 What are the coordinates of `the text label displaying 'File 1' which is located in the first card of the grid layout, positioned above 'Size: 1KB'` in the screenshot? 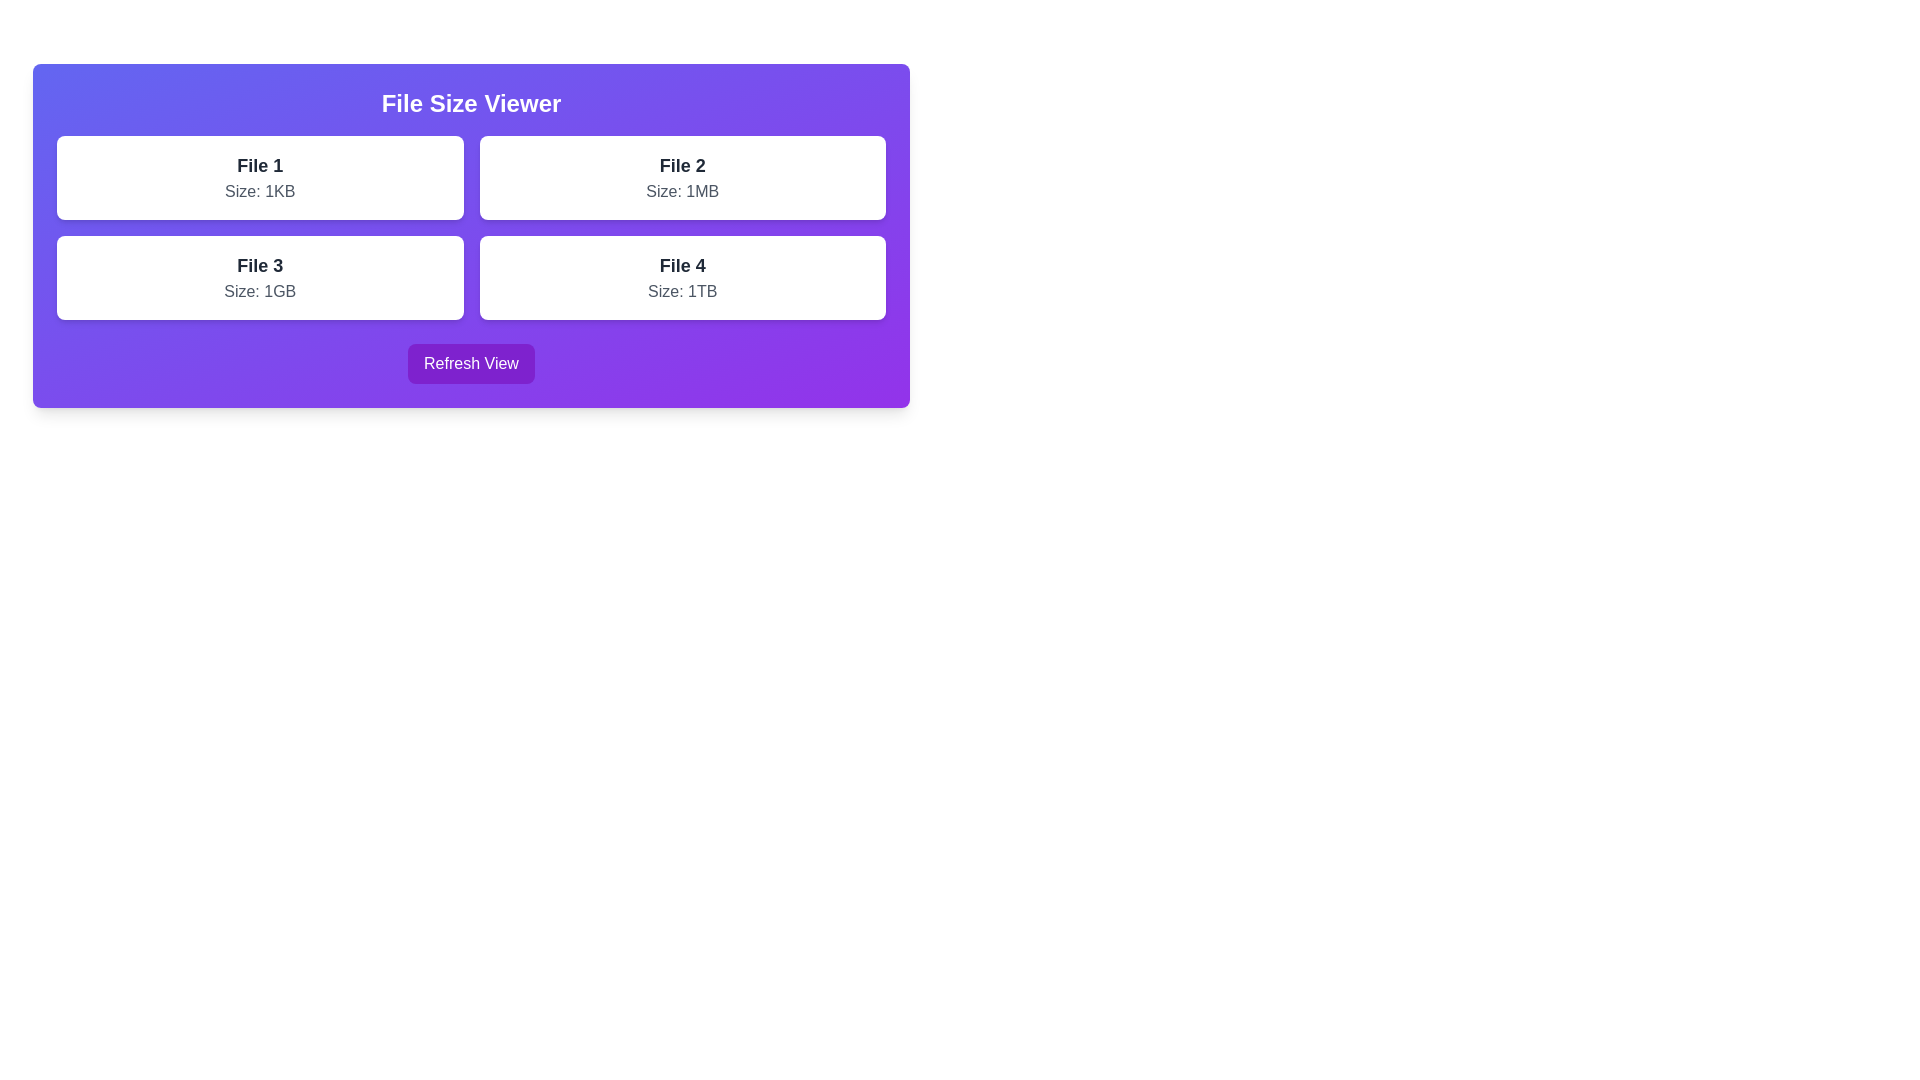 It's located at (259, 164).